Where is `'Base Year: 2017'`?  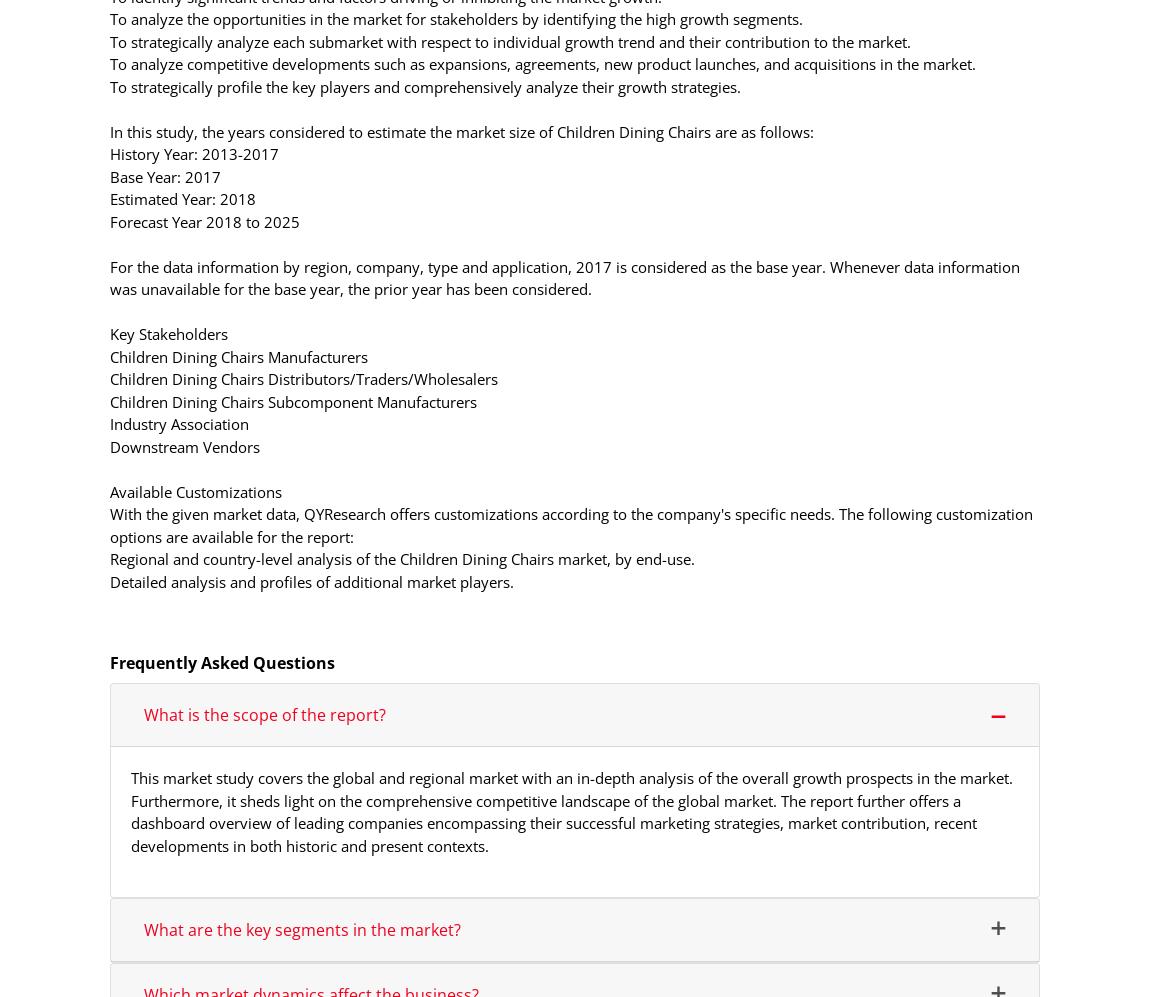 'Base Year: 2017' is located at coordinates (164, 174).